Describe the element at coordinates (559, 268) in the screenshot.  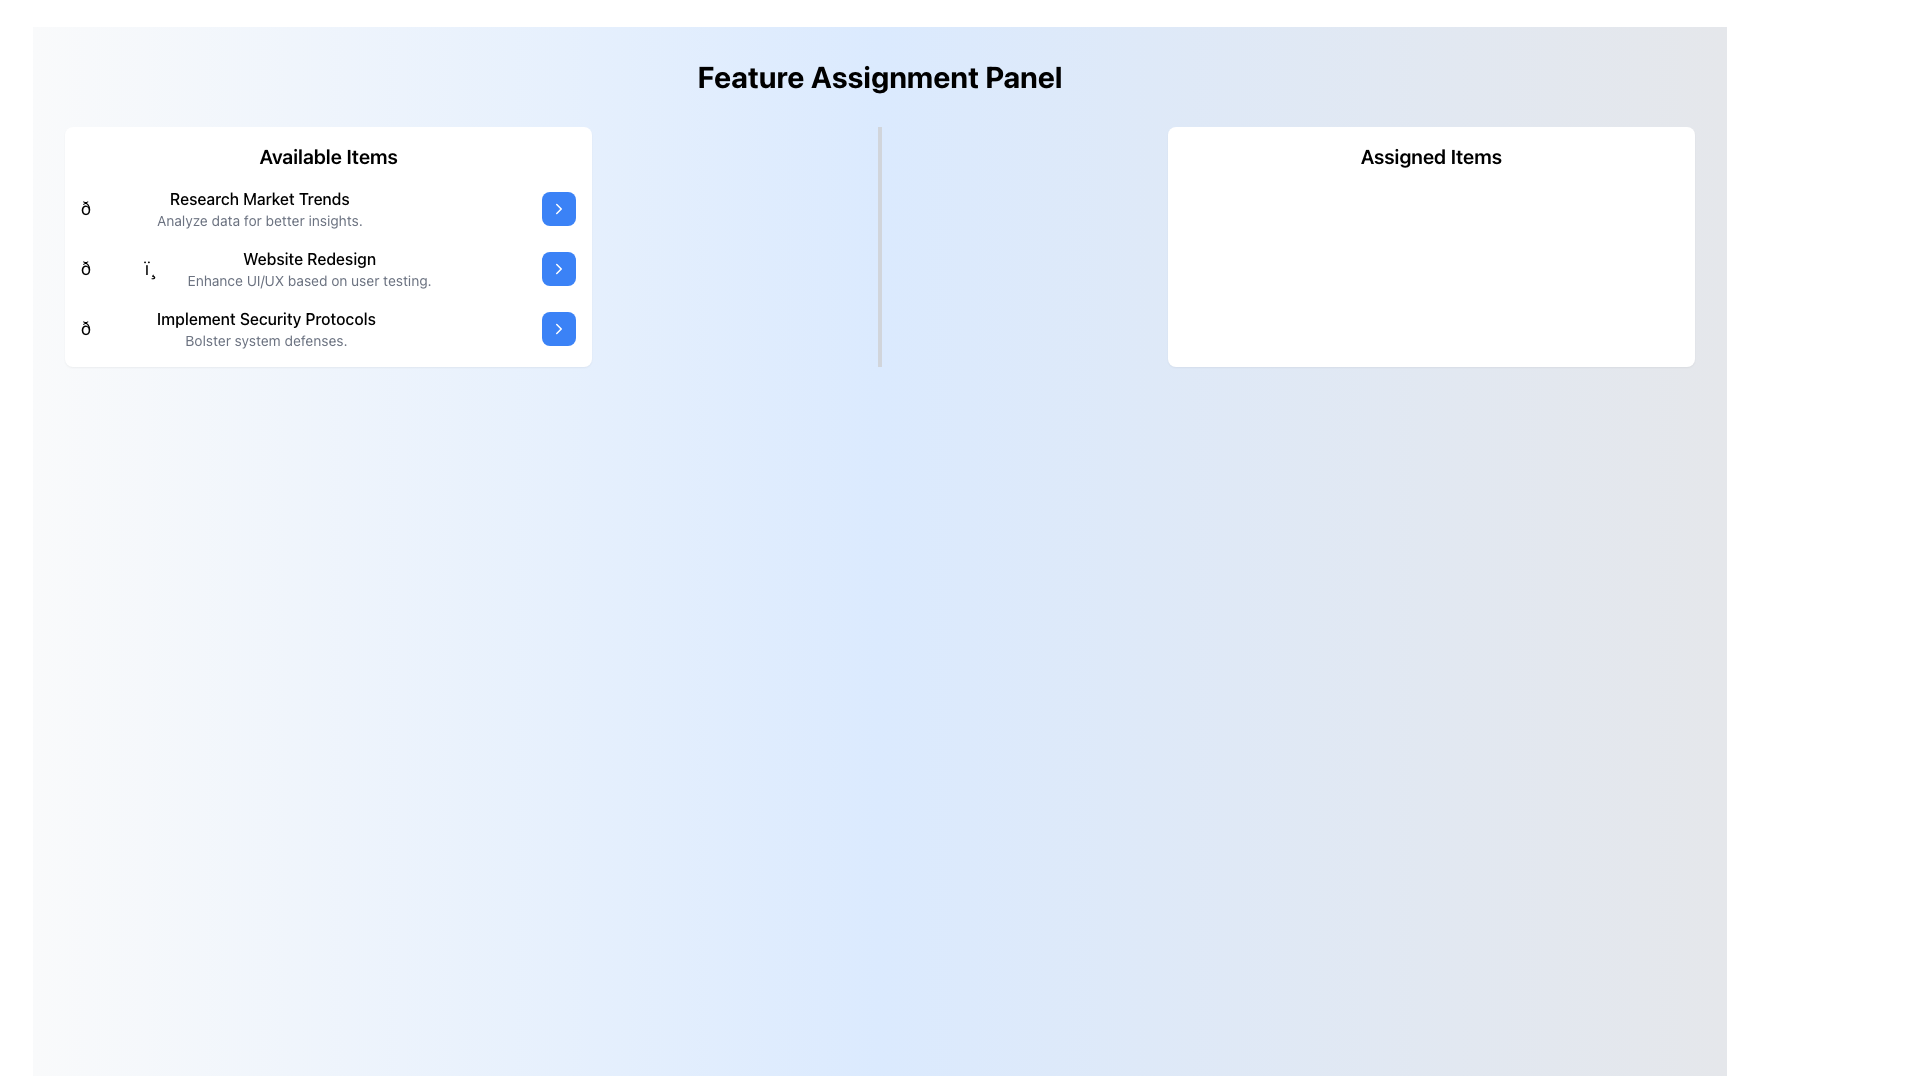
I see `the right-pointing chevron arrow icon within the blue-rounded button adjacent to the text 'Website Redesign'` at that location.